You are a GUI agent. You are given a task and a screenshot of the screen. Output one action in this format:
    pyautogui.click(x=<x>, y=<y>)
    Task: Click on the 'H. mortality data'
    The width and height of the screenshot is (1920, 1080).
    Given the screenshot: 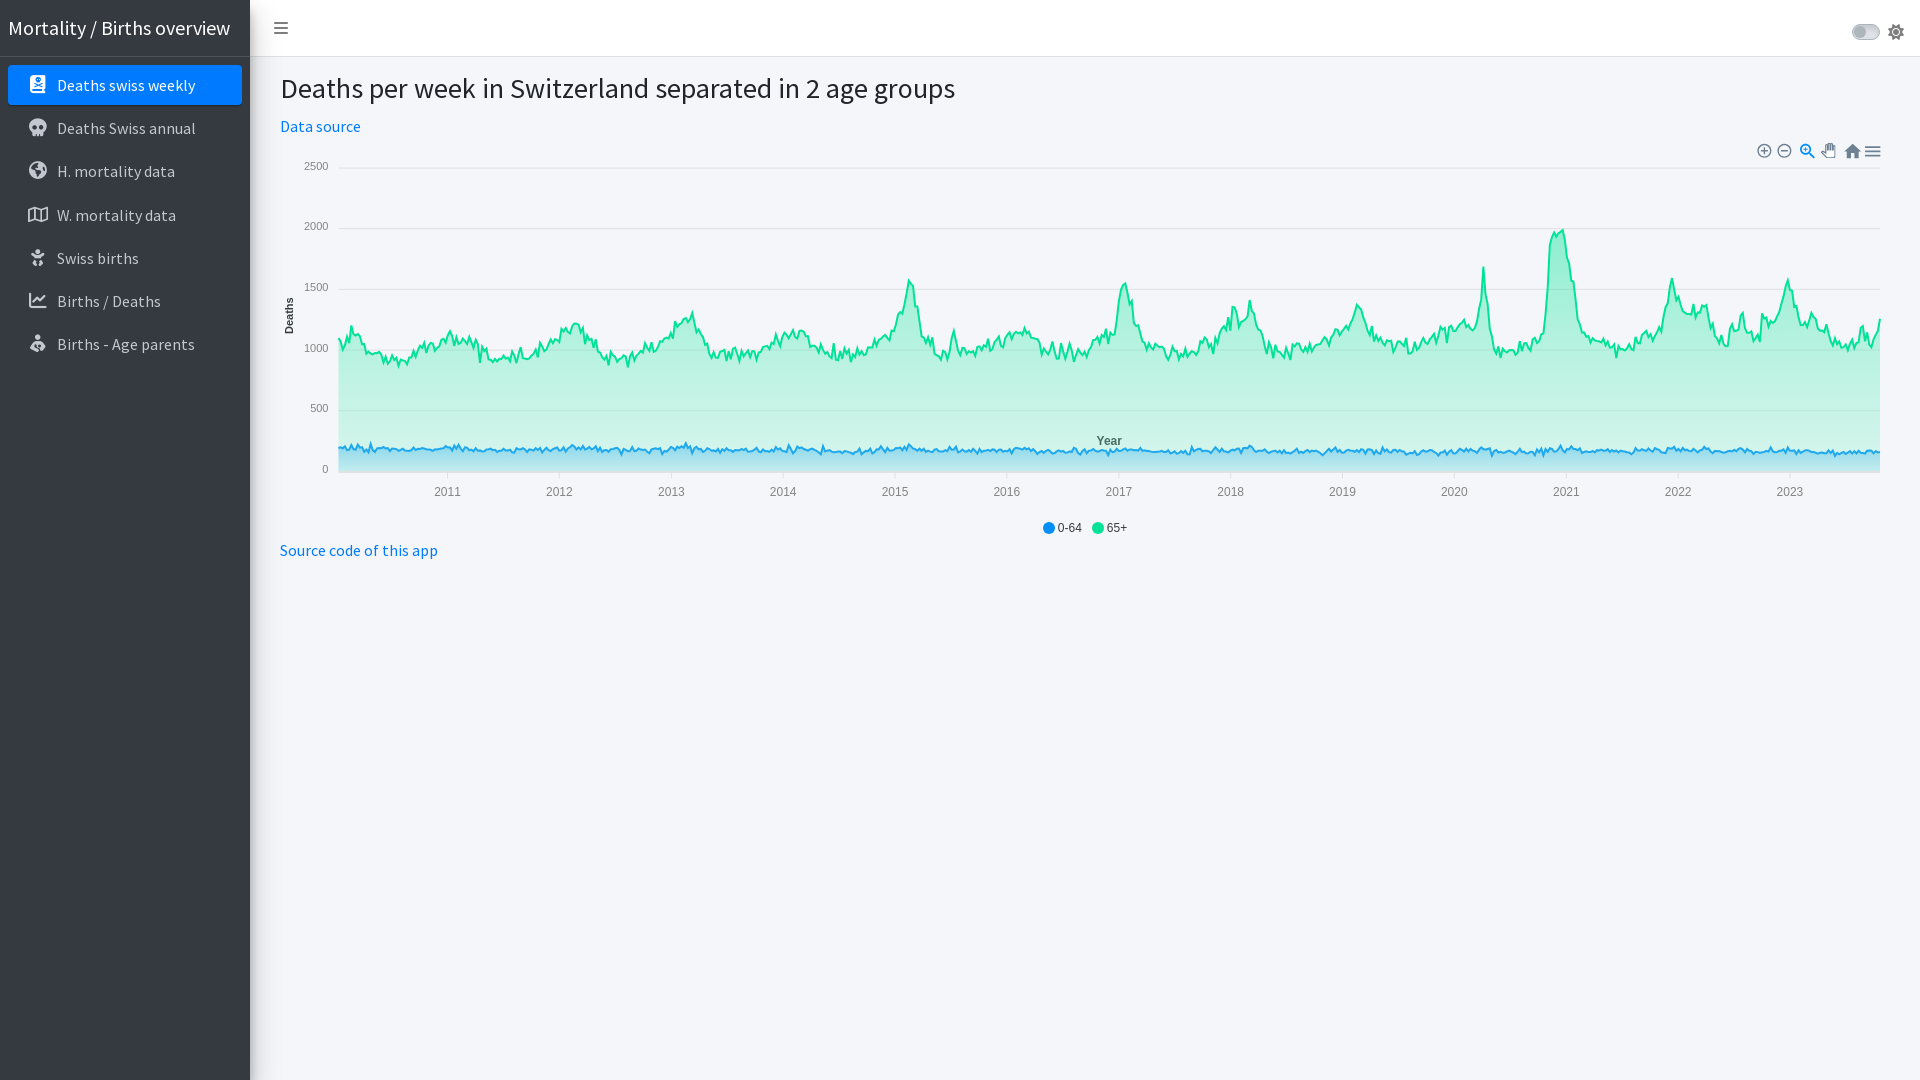 What is the action you would take?
    pyautogui.click(x=123, y=169)
    